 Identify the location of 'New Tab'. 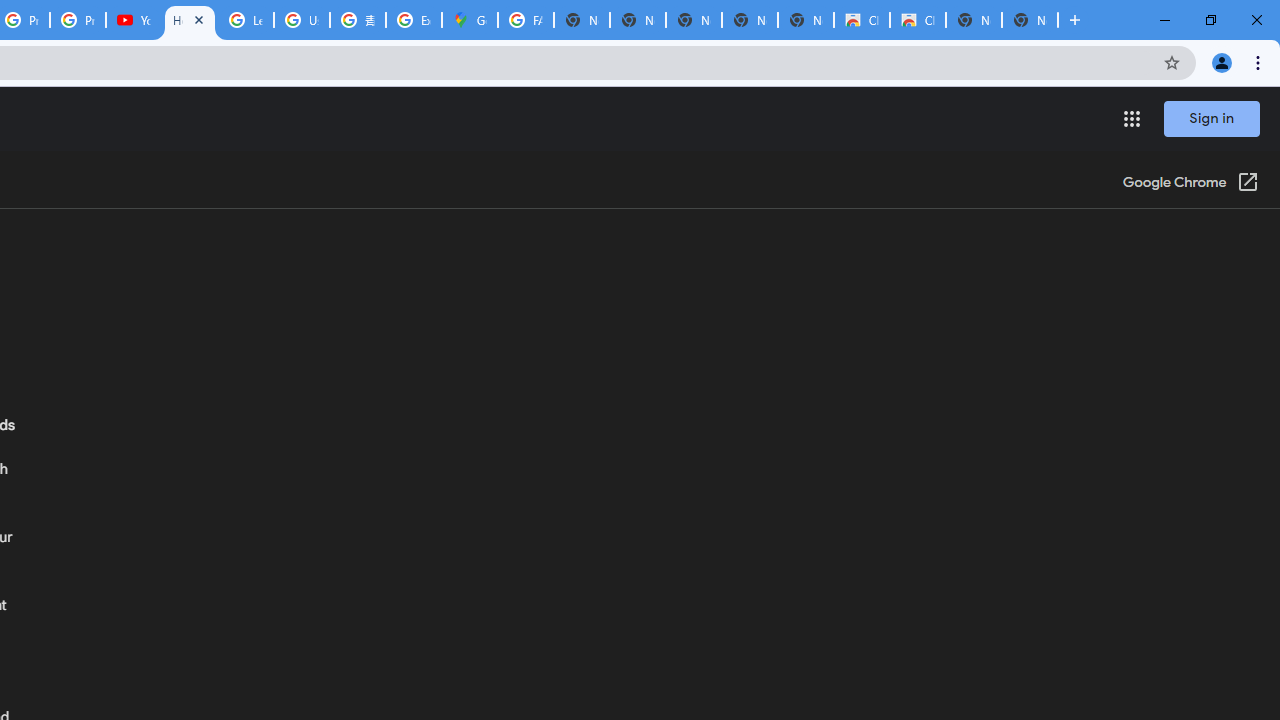
(1030, 20).